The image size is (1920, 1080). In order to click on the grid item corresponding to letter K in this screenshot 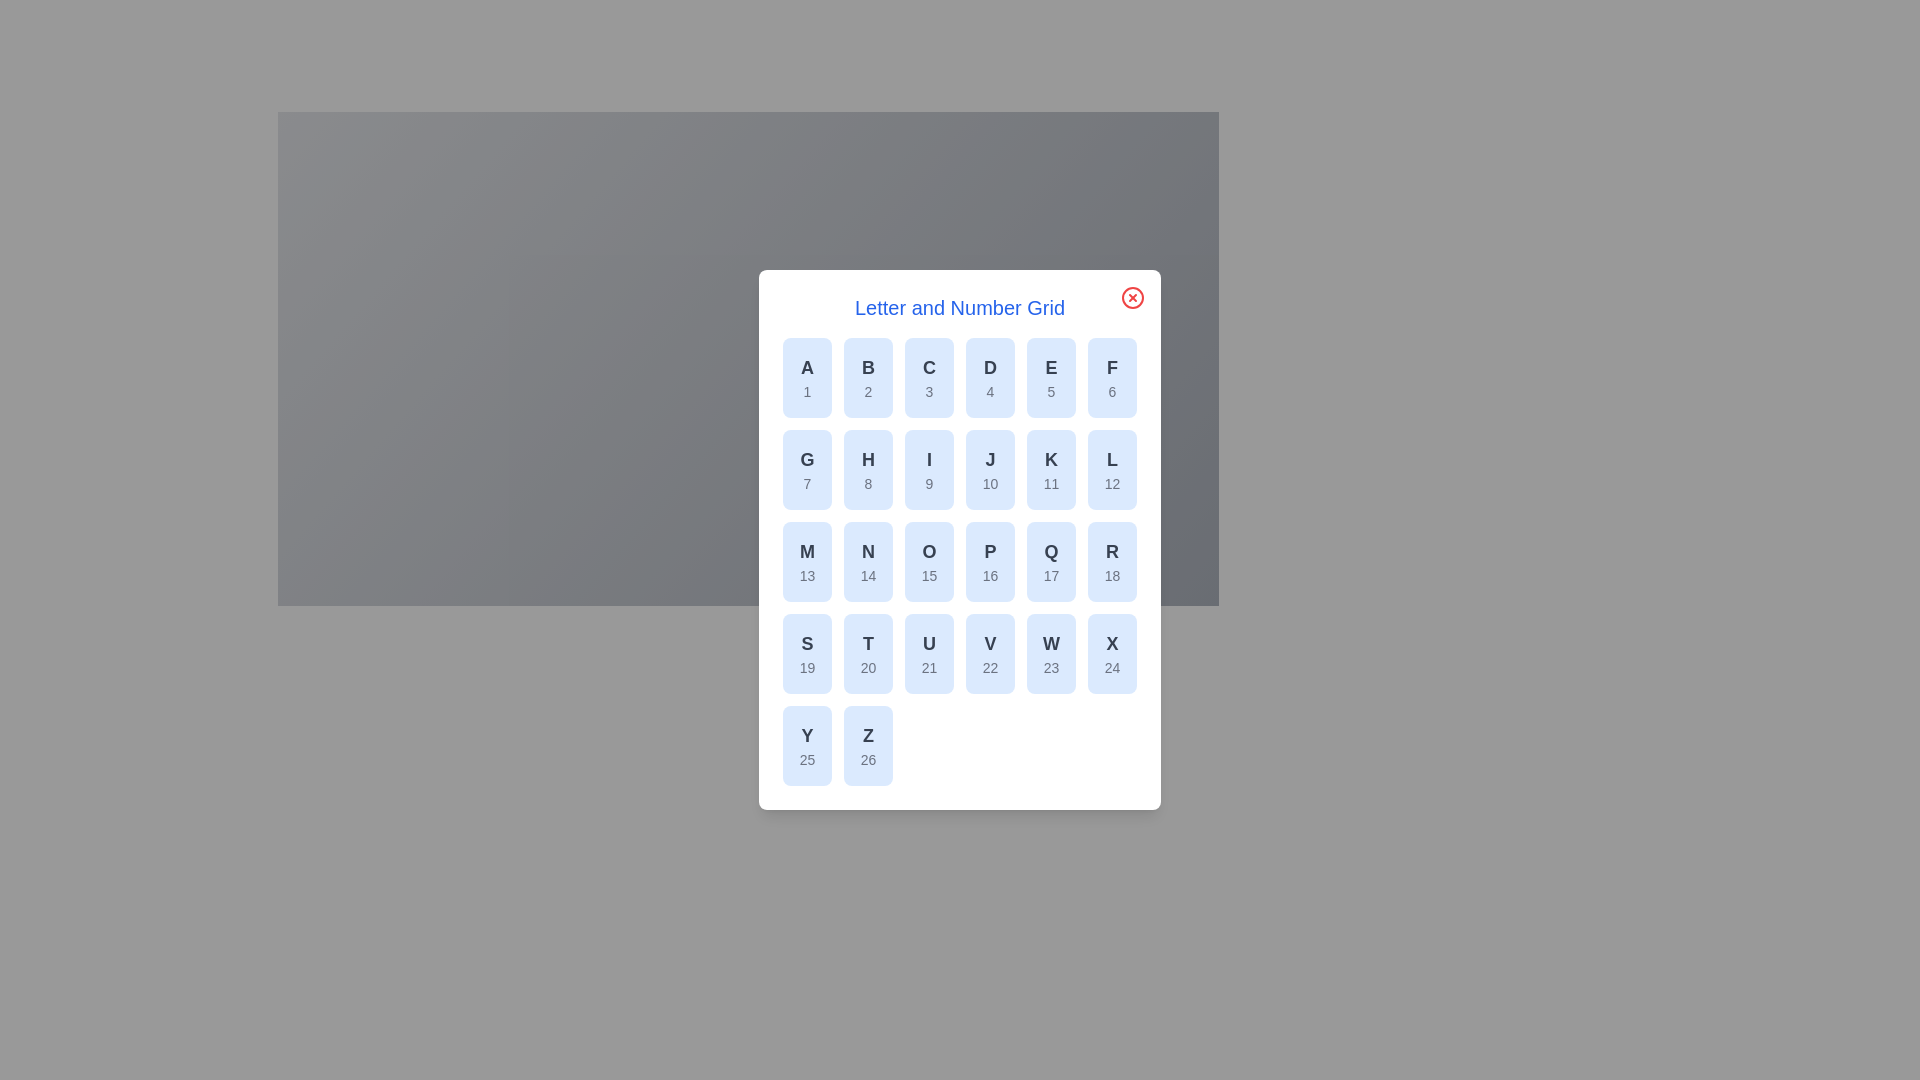, I will do `click(1050, 470)`.